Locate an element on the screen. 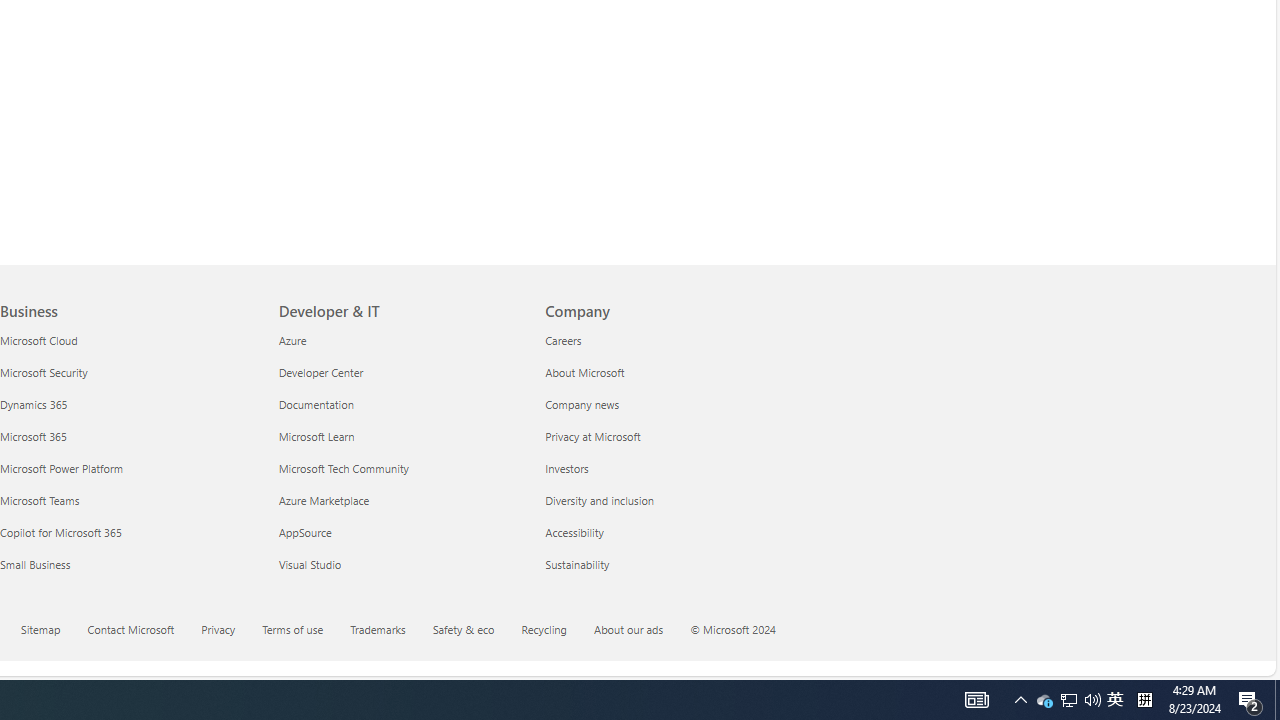 The height and width of the screenshot is (720, 1280). 'Careers' is located at coordinates (666, 339).